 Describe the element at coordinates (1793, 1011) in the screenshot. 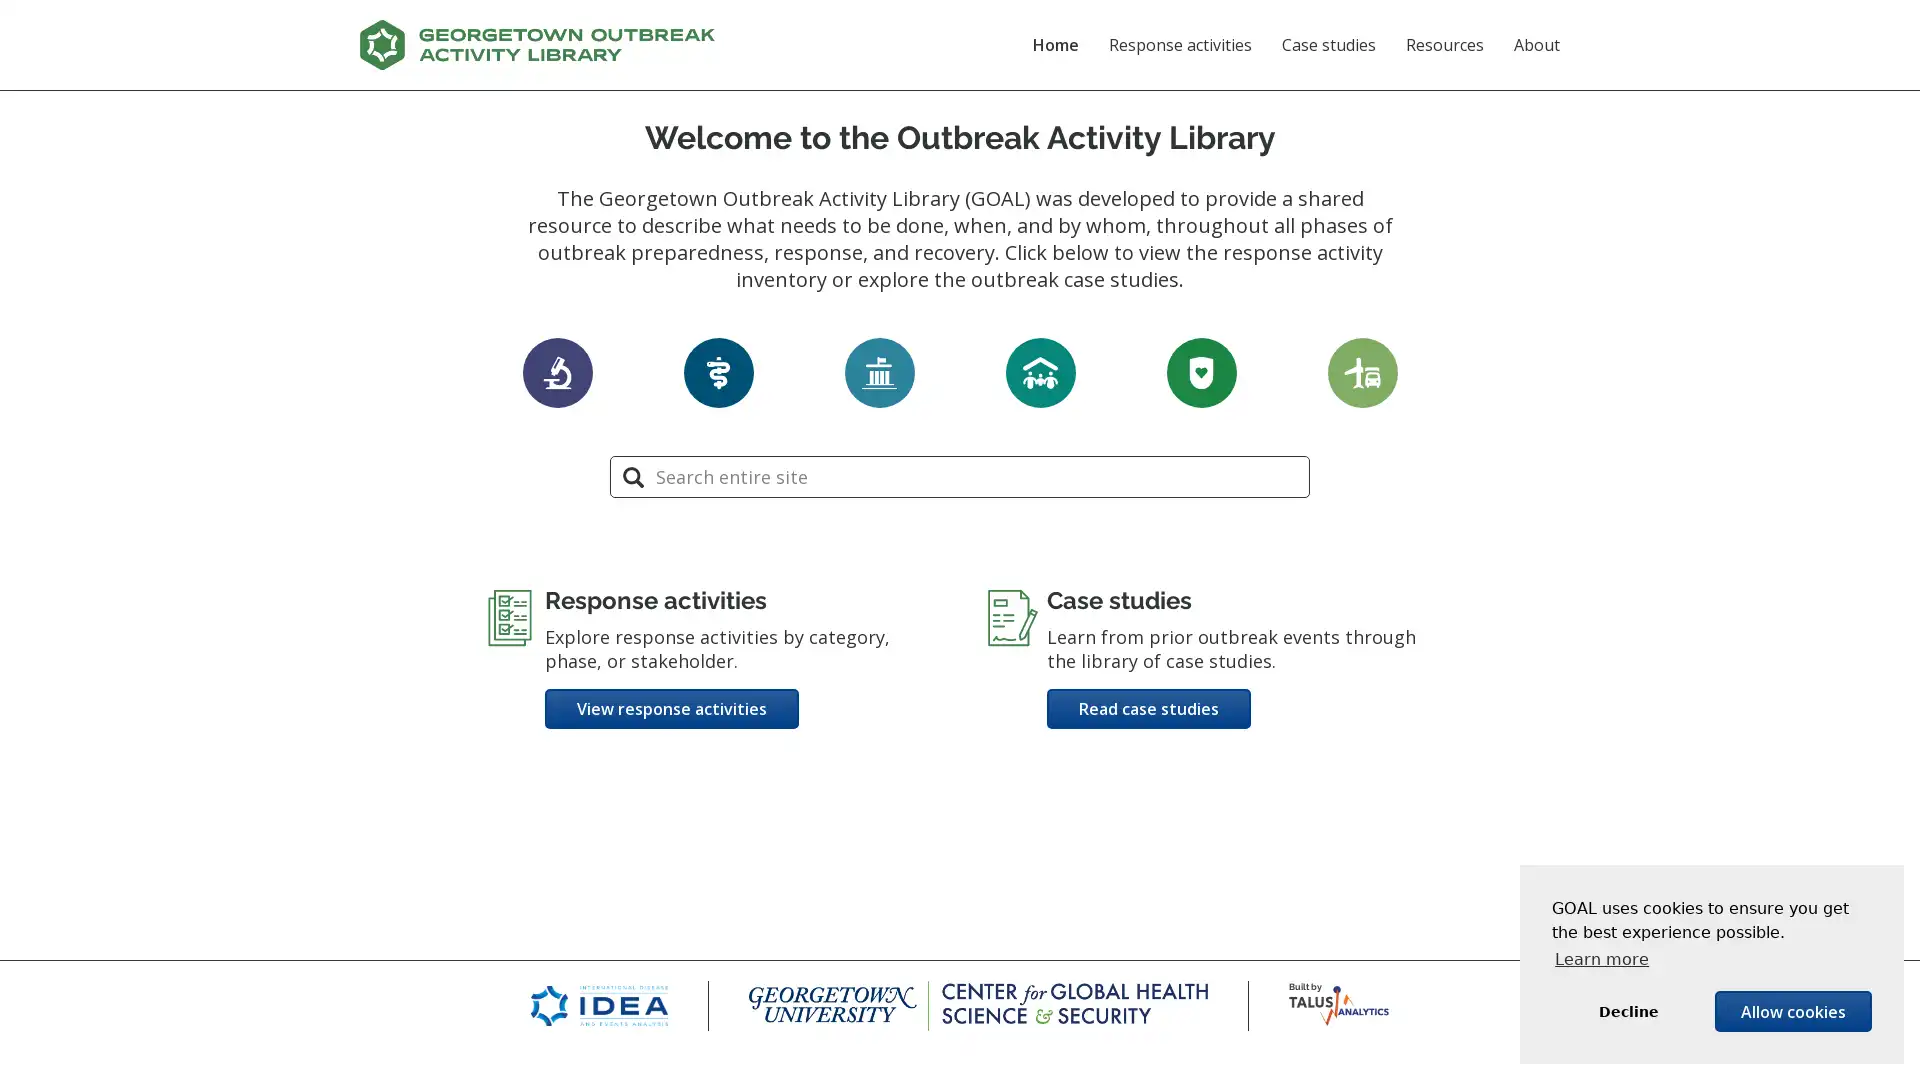

I see `allow cookies` at that location.